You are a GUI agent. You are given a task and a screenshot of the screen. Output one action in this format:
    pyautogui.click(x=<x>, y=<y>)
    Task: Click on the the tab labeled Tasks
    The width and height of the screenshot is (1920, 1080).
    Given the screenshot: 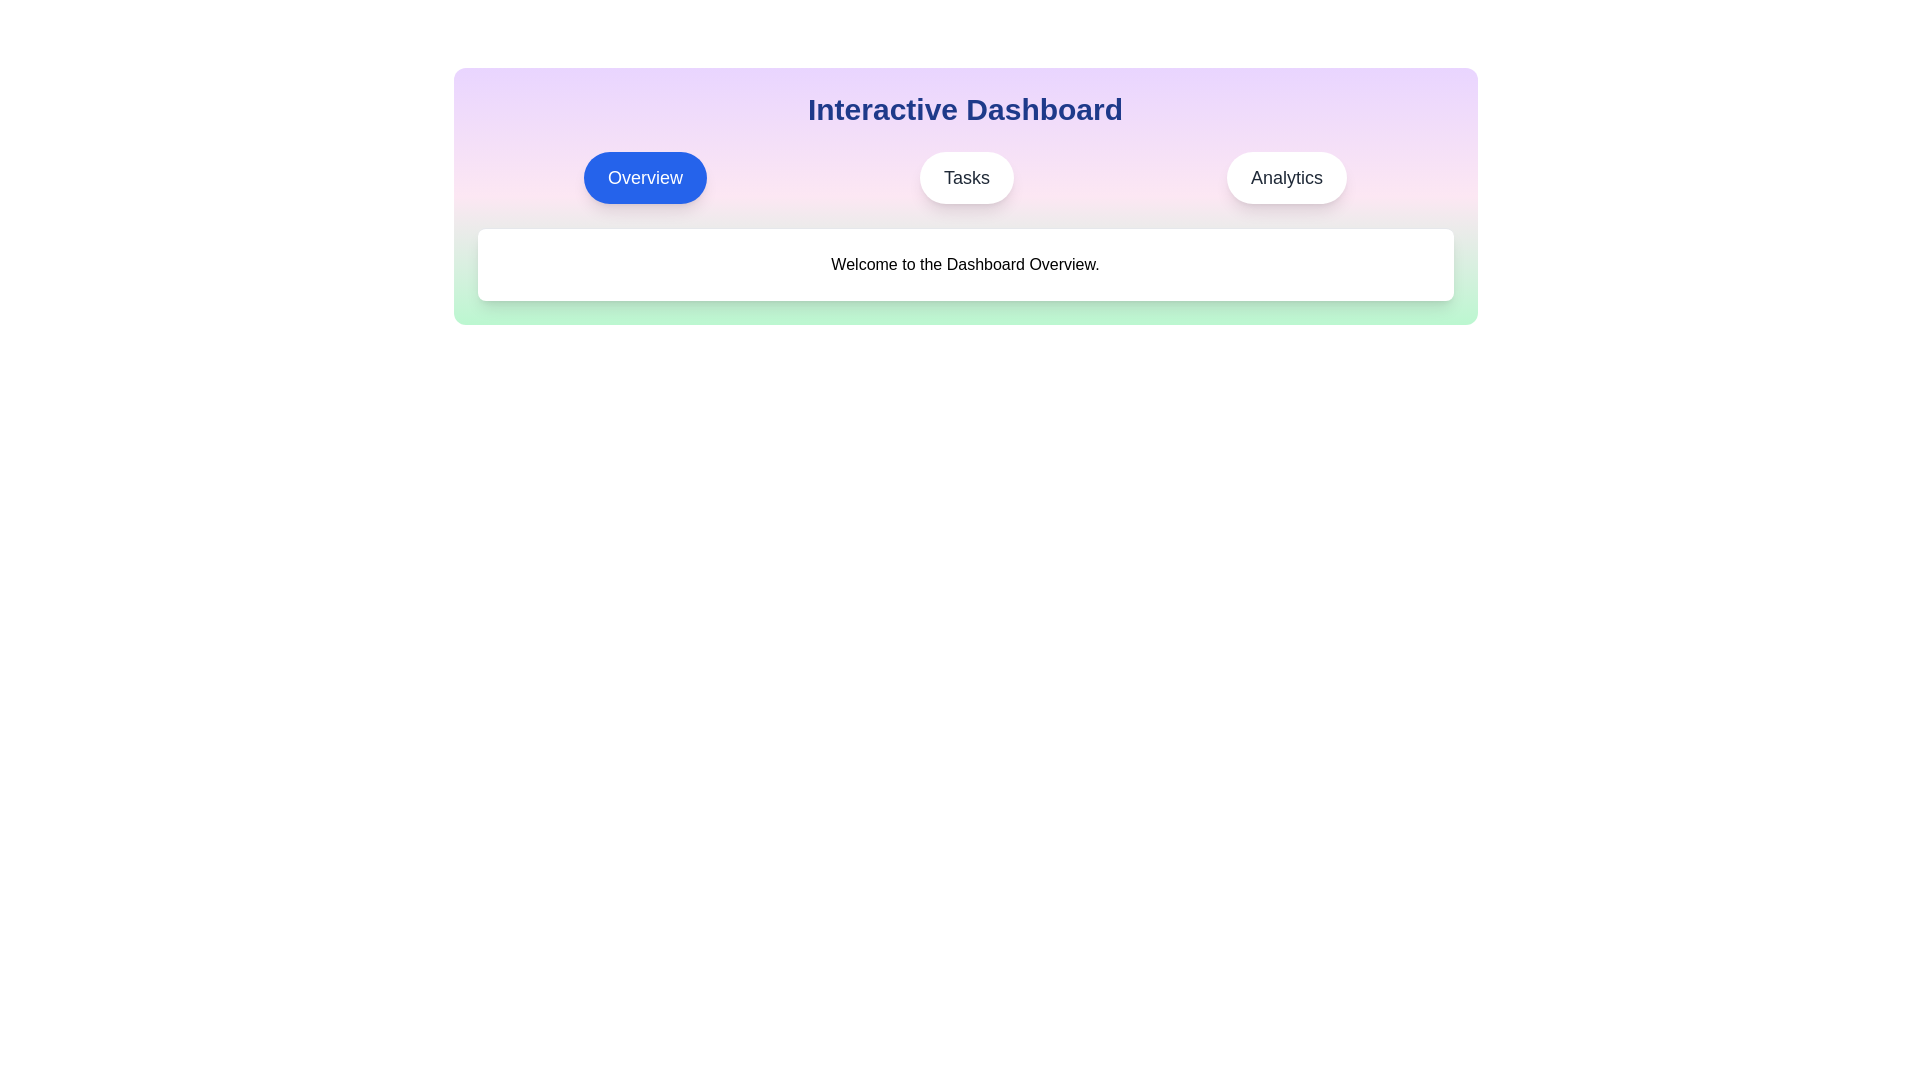 What is the action you would take?
    pyautogui.click(x=966, y=176)
    